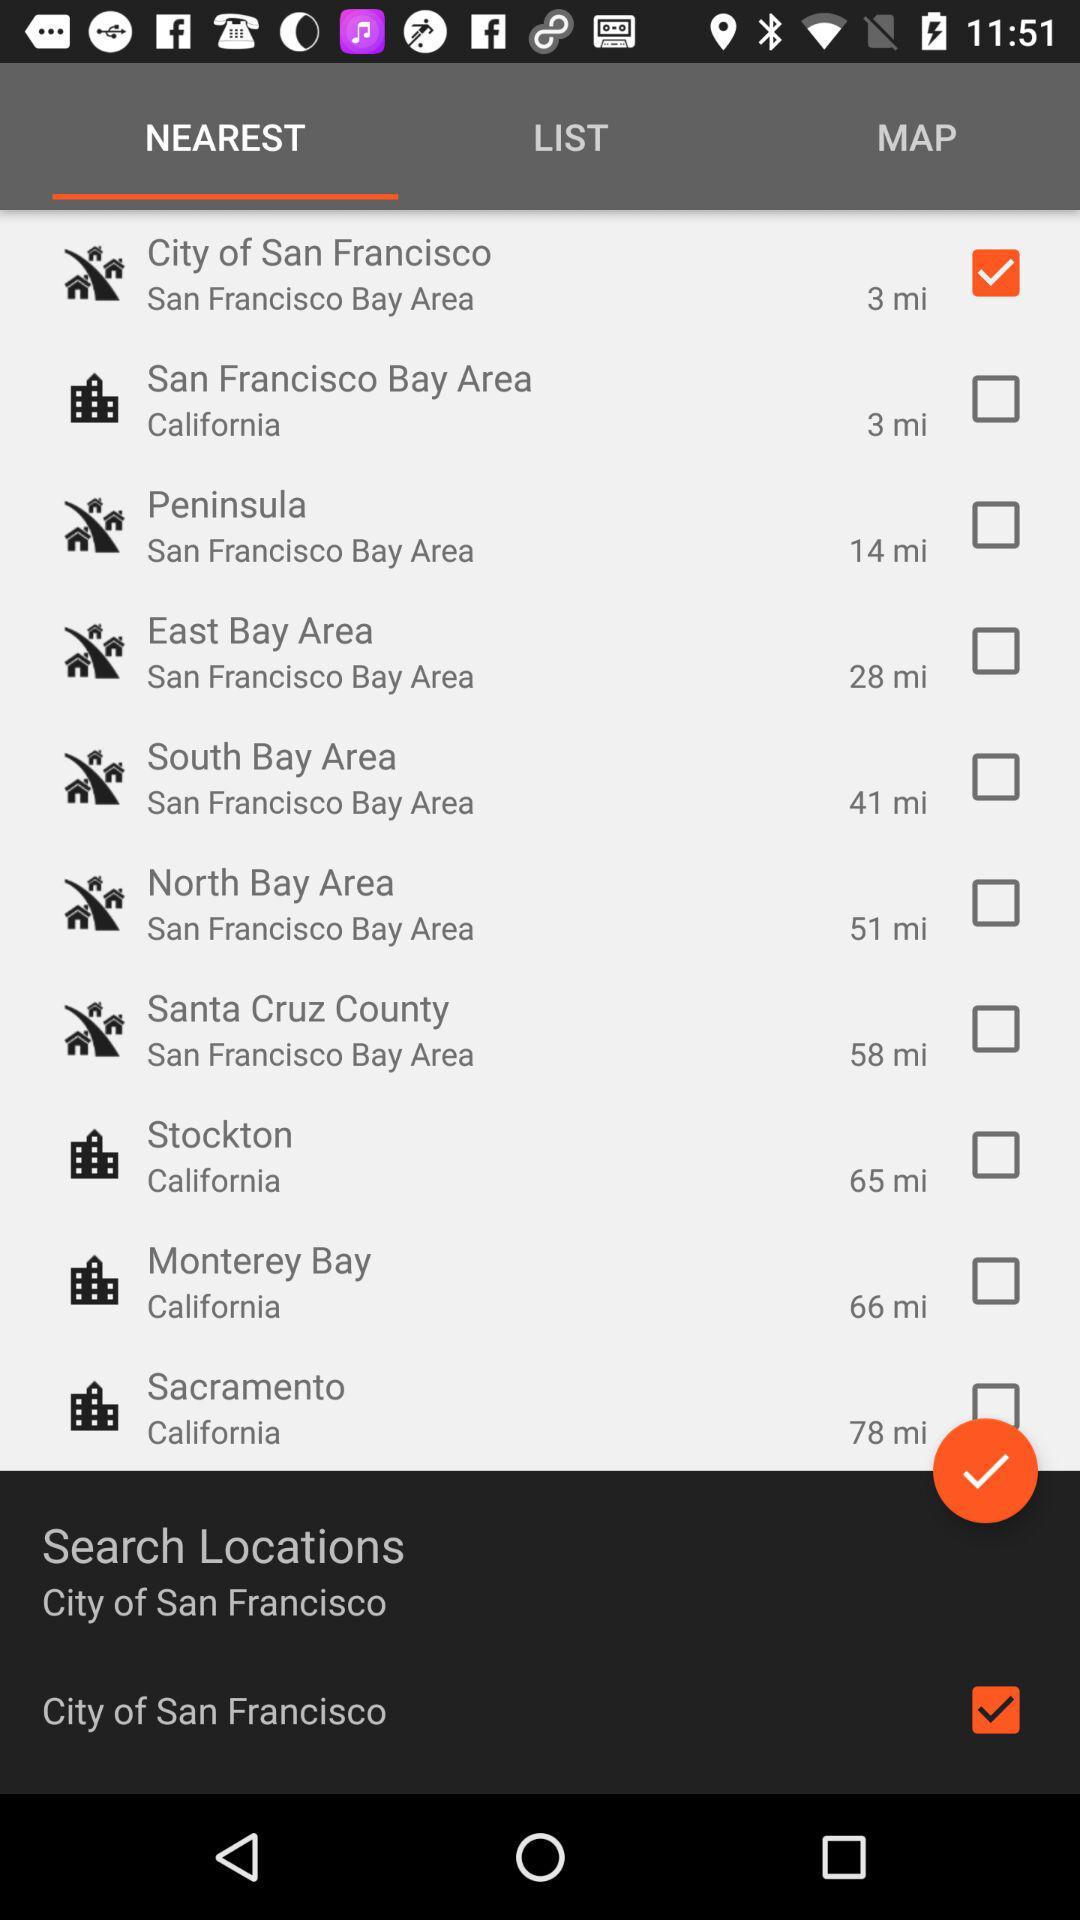 The image size is (1080, 1920). I want to click on option, so click(995, 776).